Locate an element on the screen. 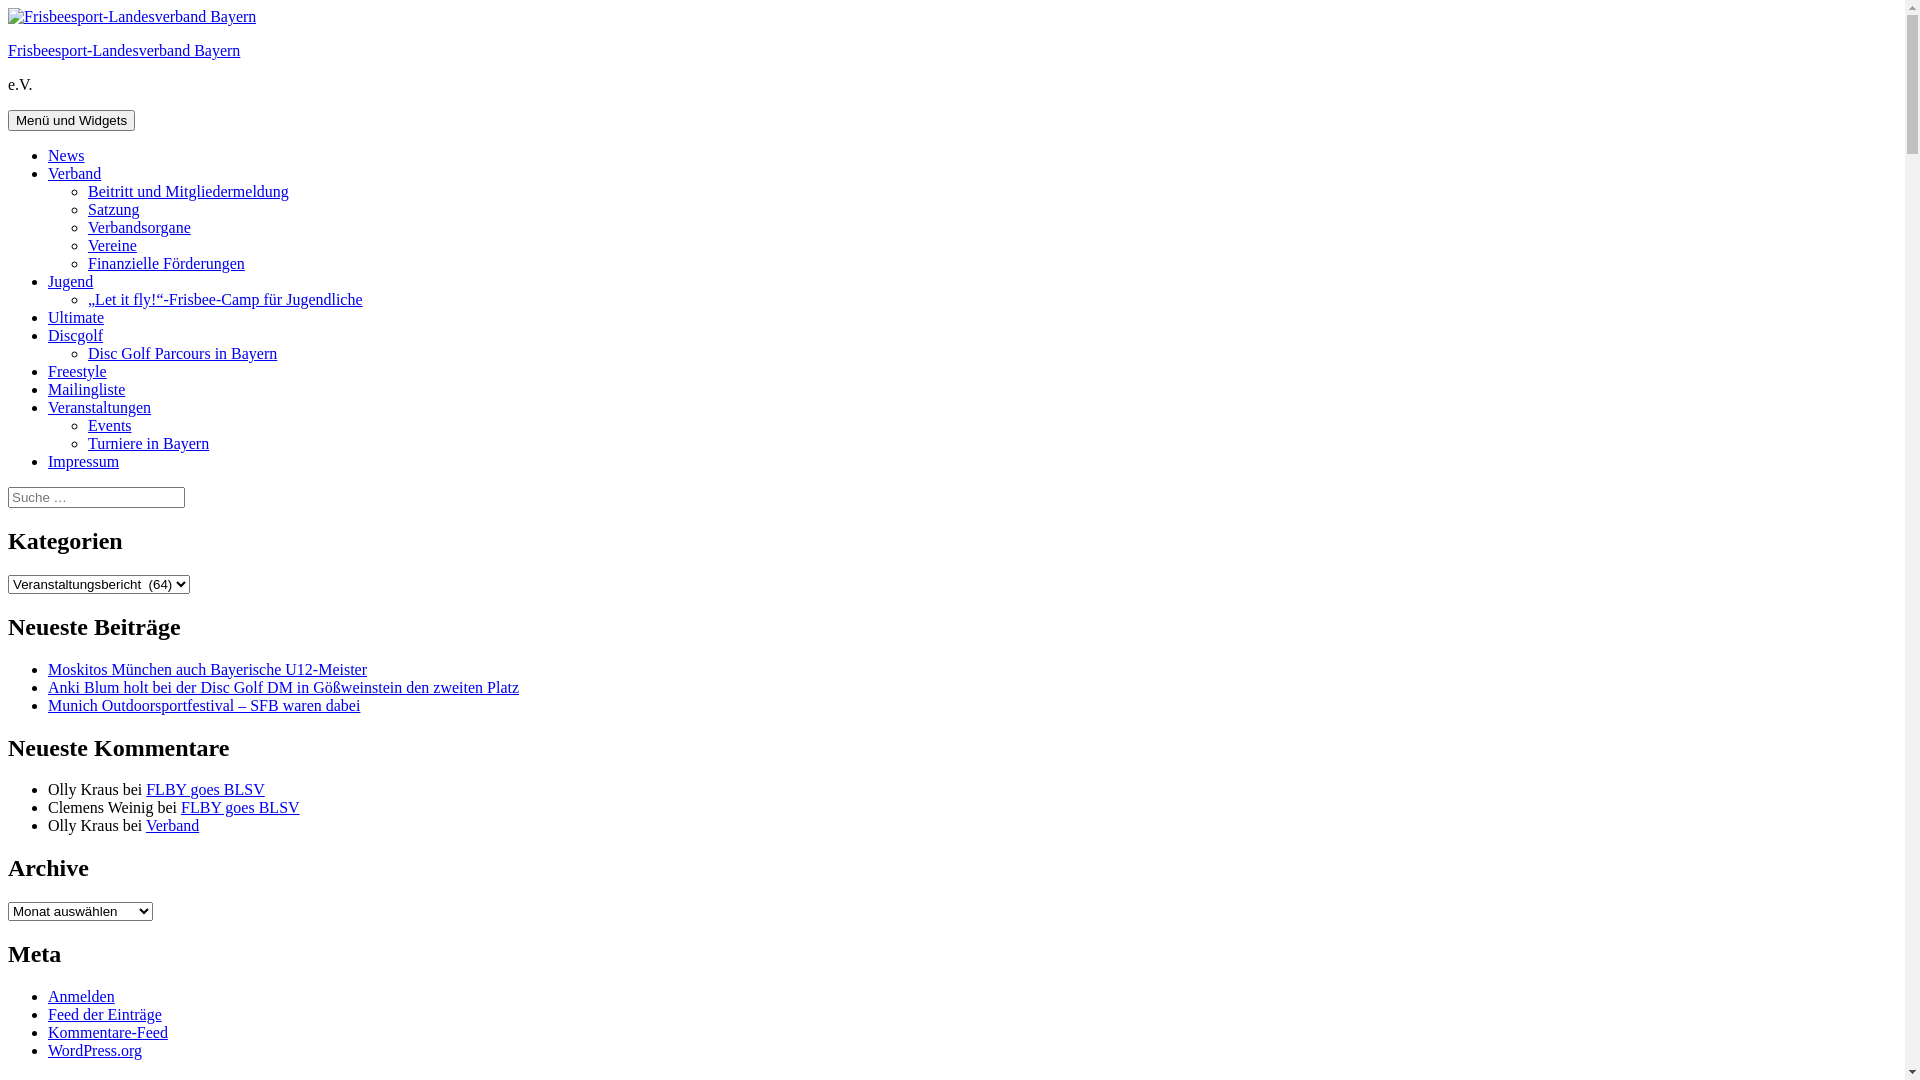 The height and width of the screenshot is (1080, 1920). 'Suche' is located at coordinates (184, 486).